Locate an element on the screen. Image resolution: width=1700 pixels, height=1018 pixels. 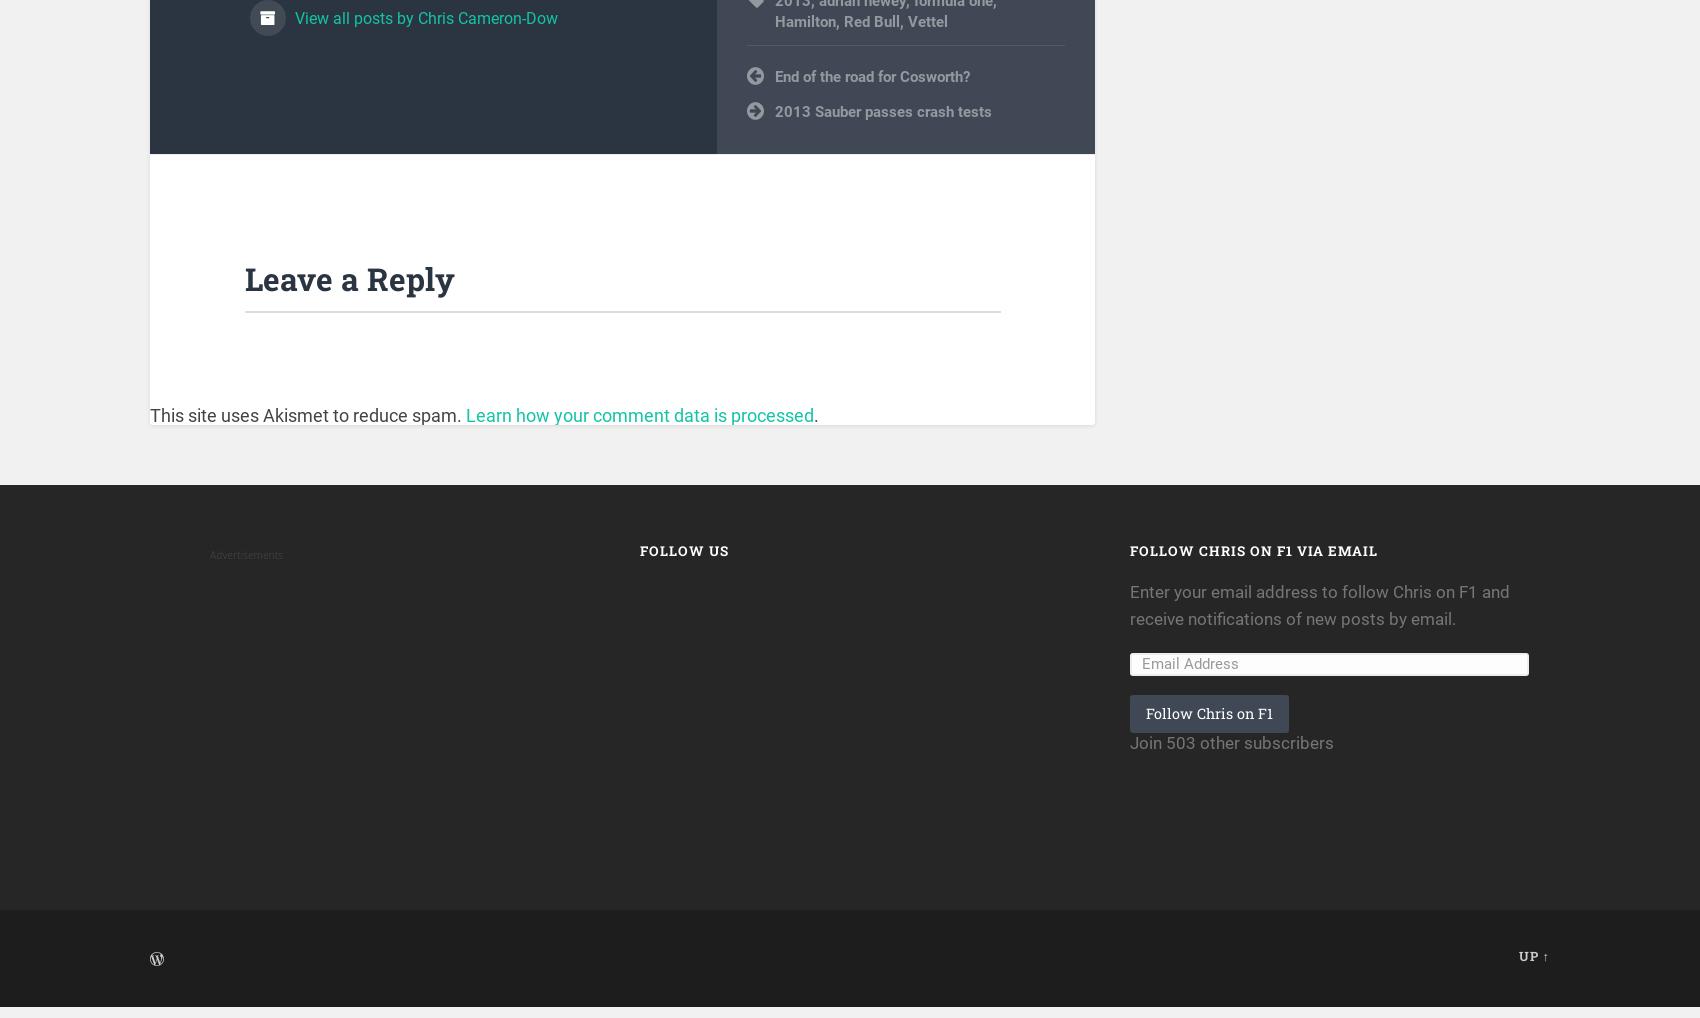
'Follow Chris on F1 via Email' is located at coordinates (1252, 562).